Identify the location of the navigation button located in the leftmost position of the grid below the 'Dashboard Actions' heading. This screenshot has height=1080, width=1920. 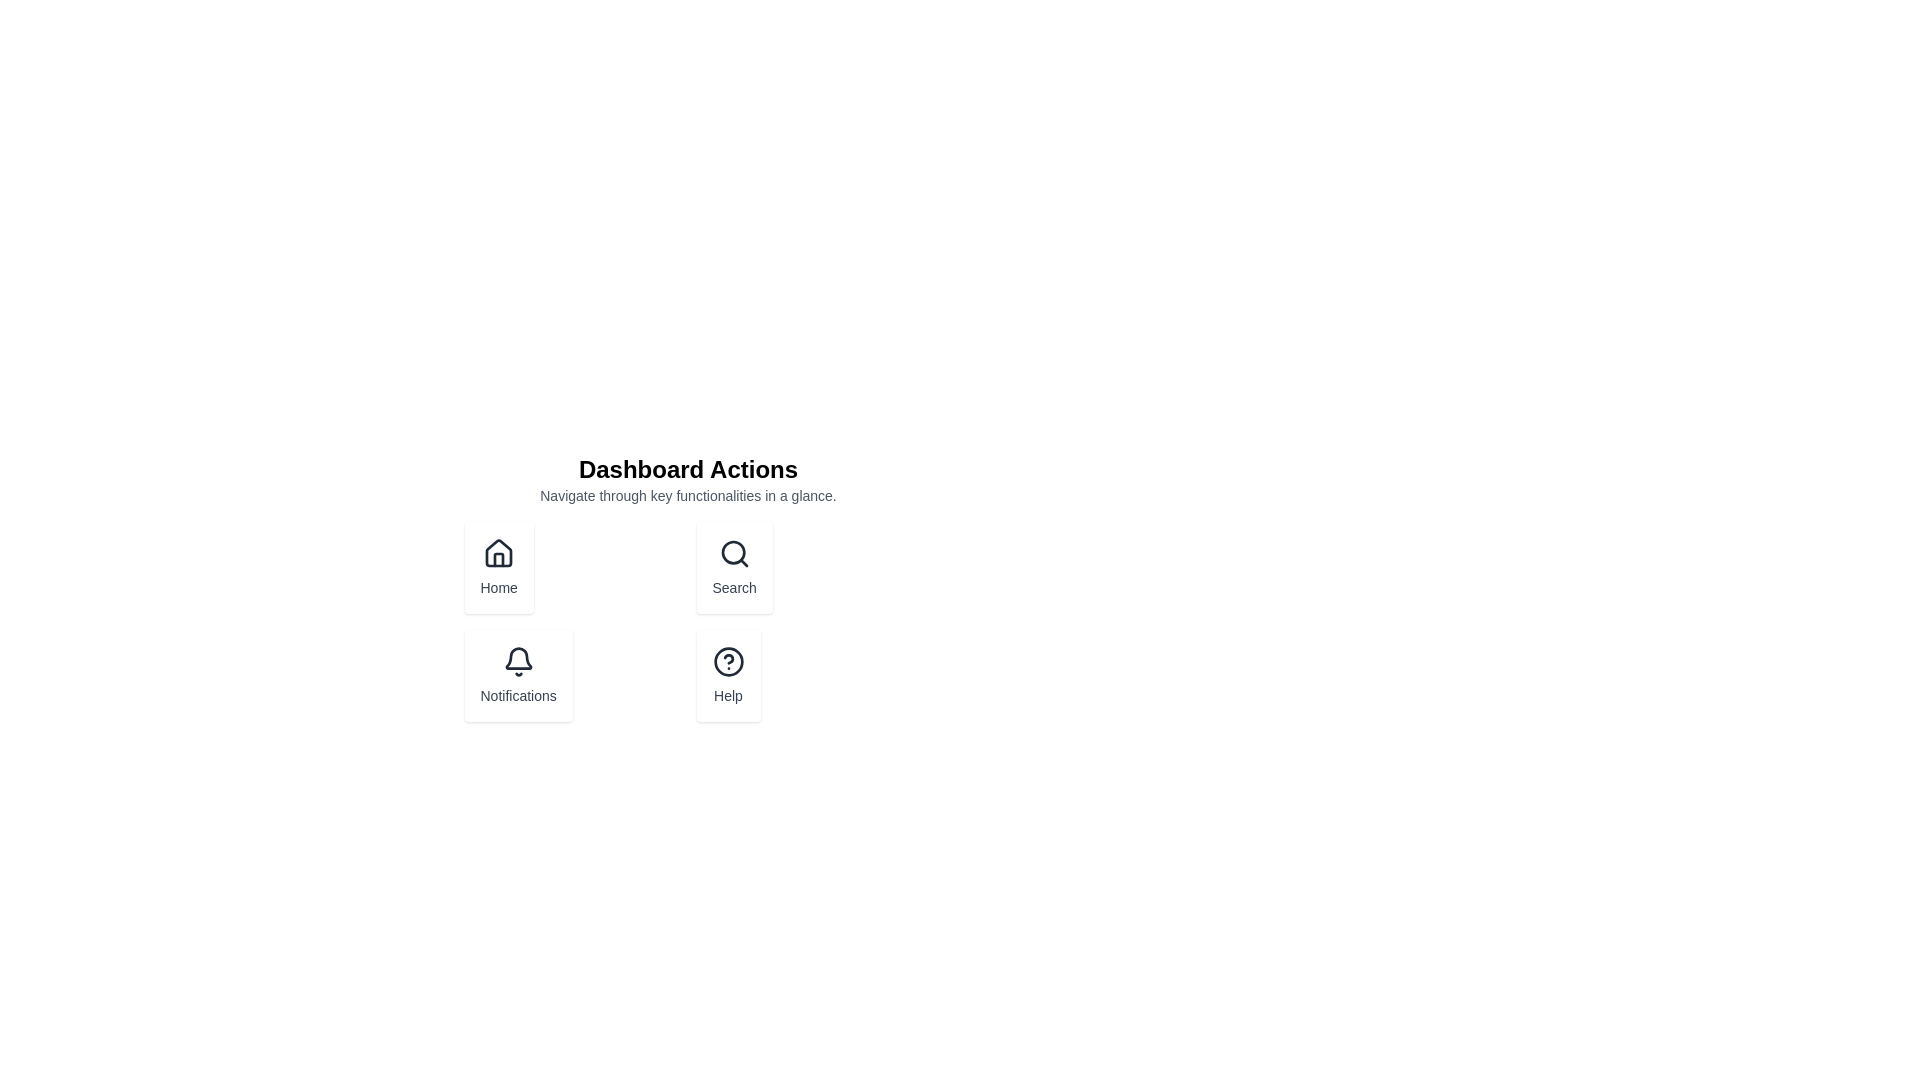
(499, 567).